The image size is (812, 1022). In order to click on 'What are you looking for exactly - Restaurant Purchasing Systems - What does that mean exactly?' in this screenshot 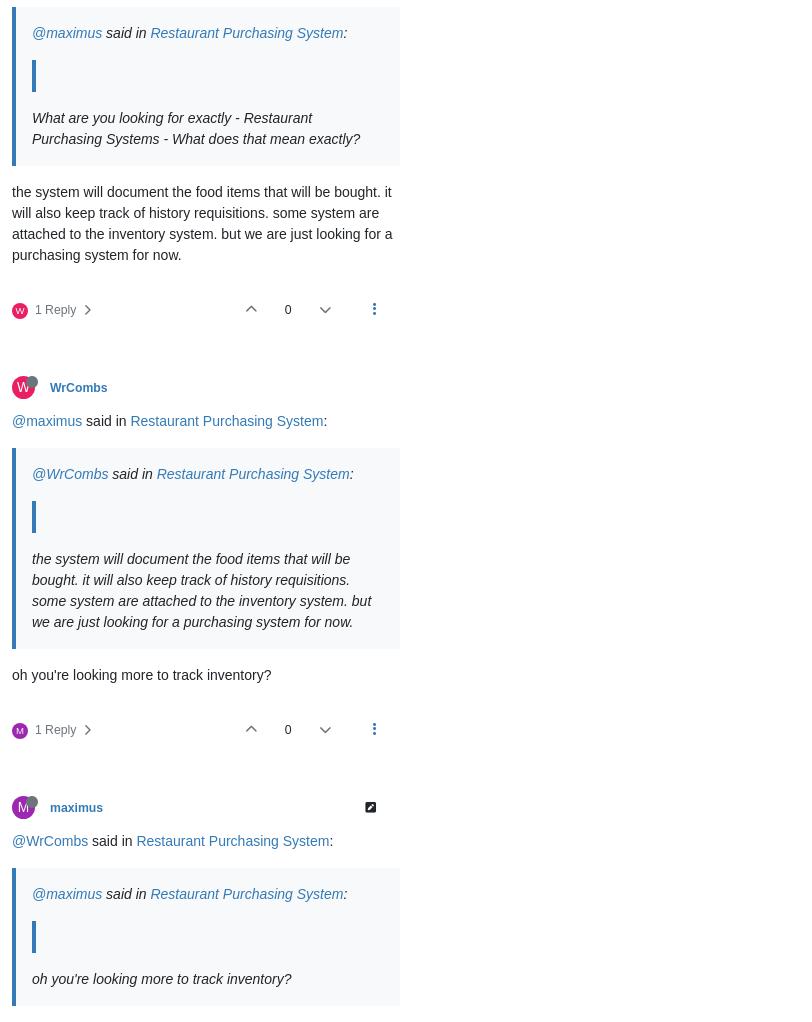, I will do `click(196, 128)`.